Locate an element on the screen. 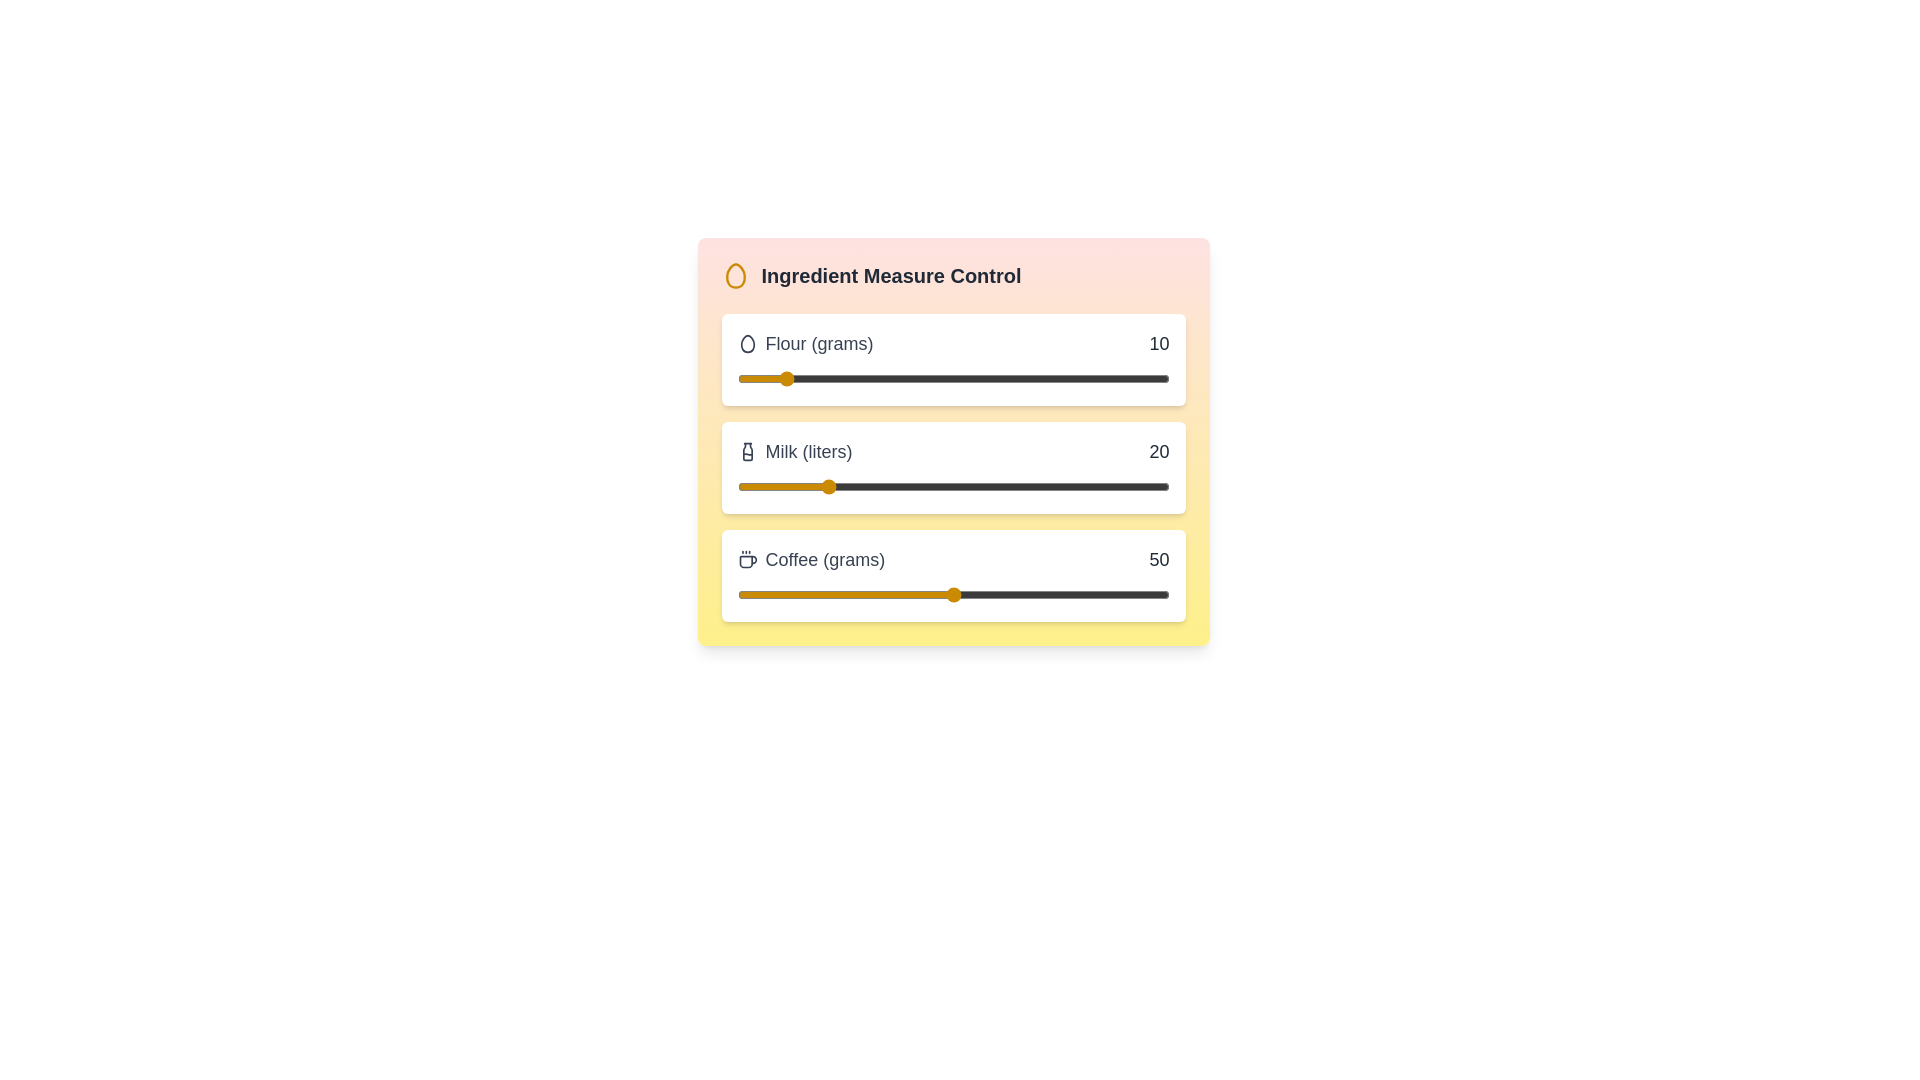 The width and height of the screenshot is (1920, 1080). ingredient measurement is located at coordinates (935, 378).